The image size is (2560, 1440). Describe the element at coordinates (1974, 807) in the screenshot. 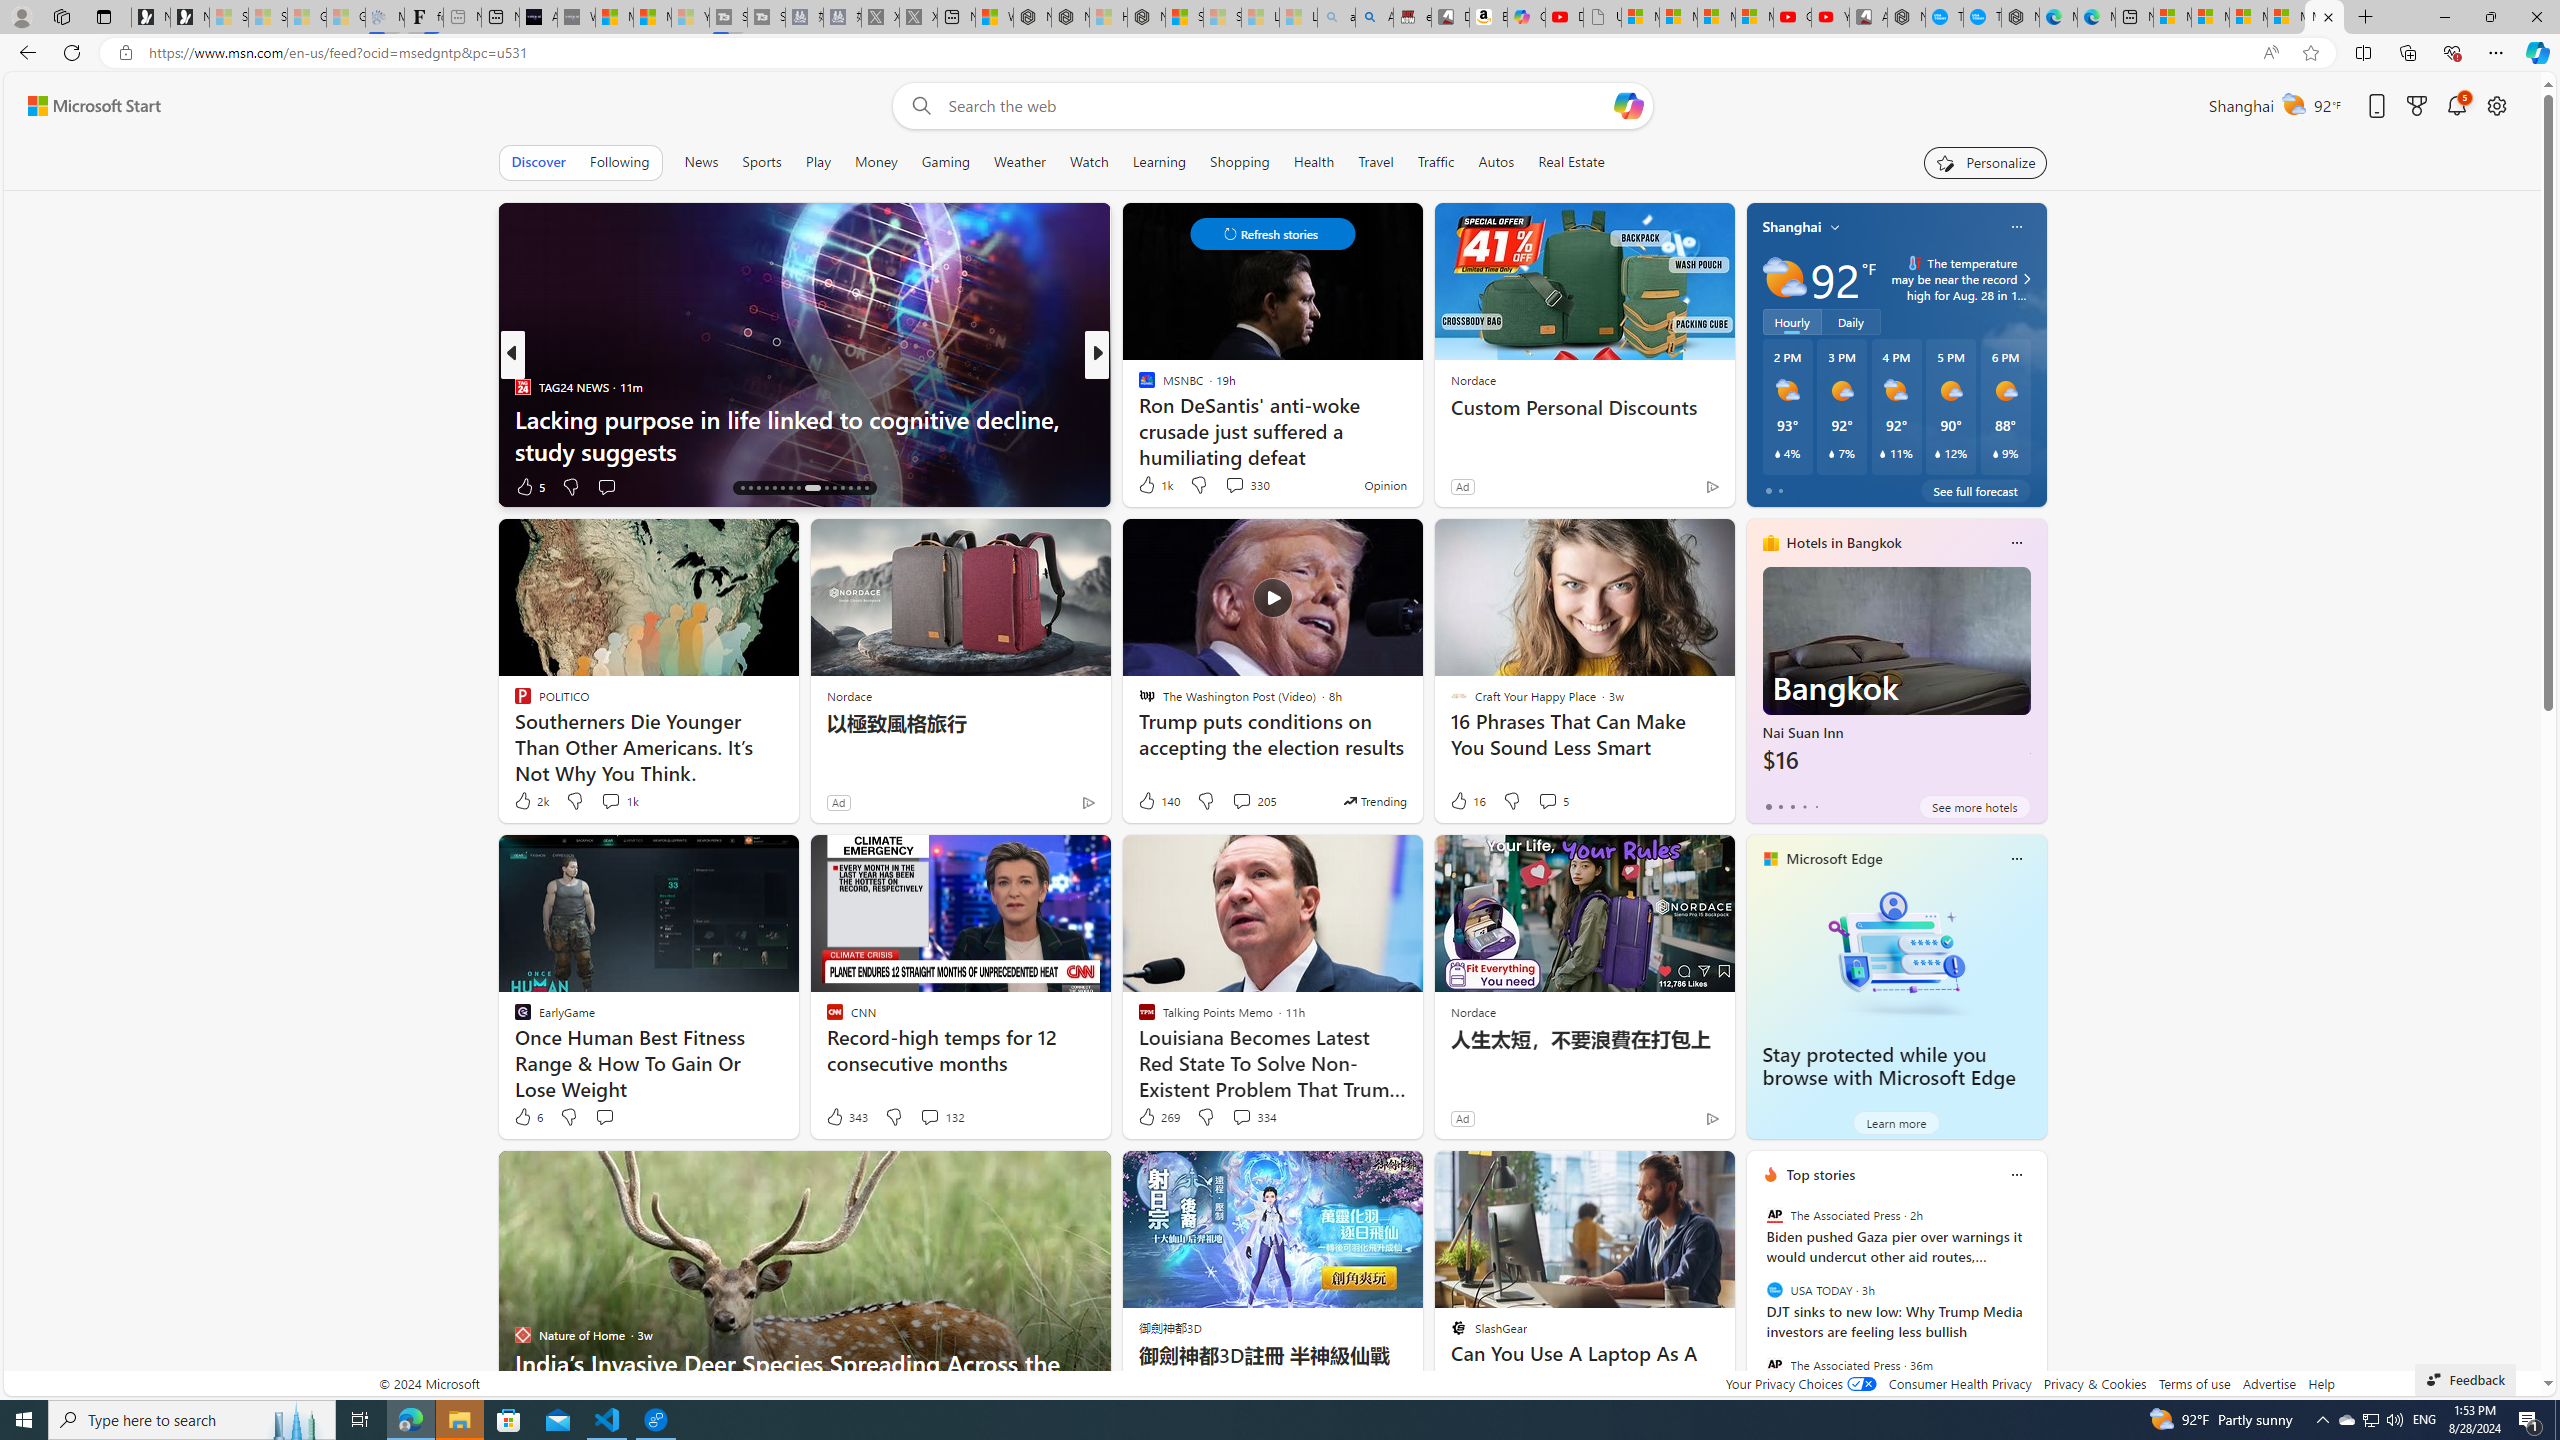

I see `'See more hotels'` at that location.